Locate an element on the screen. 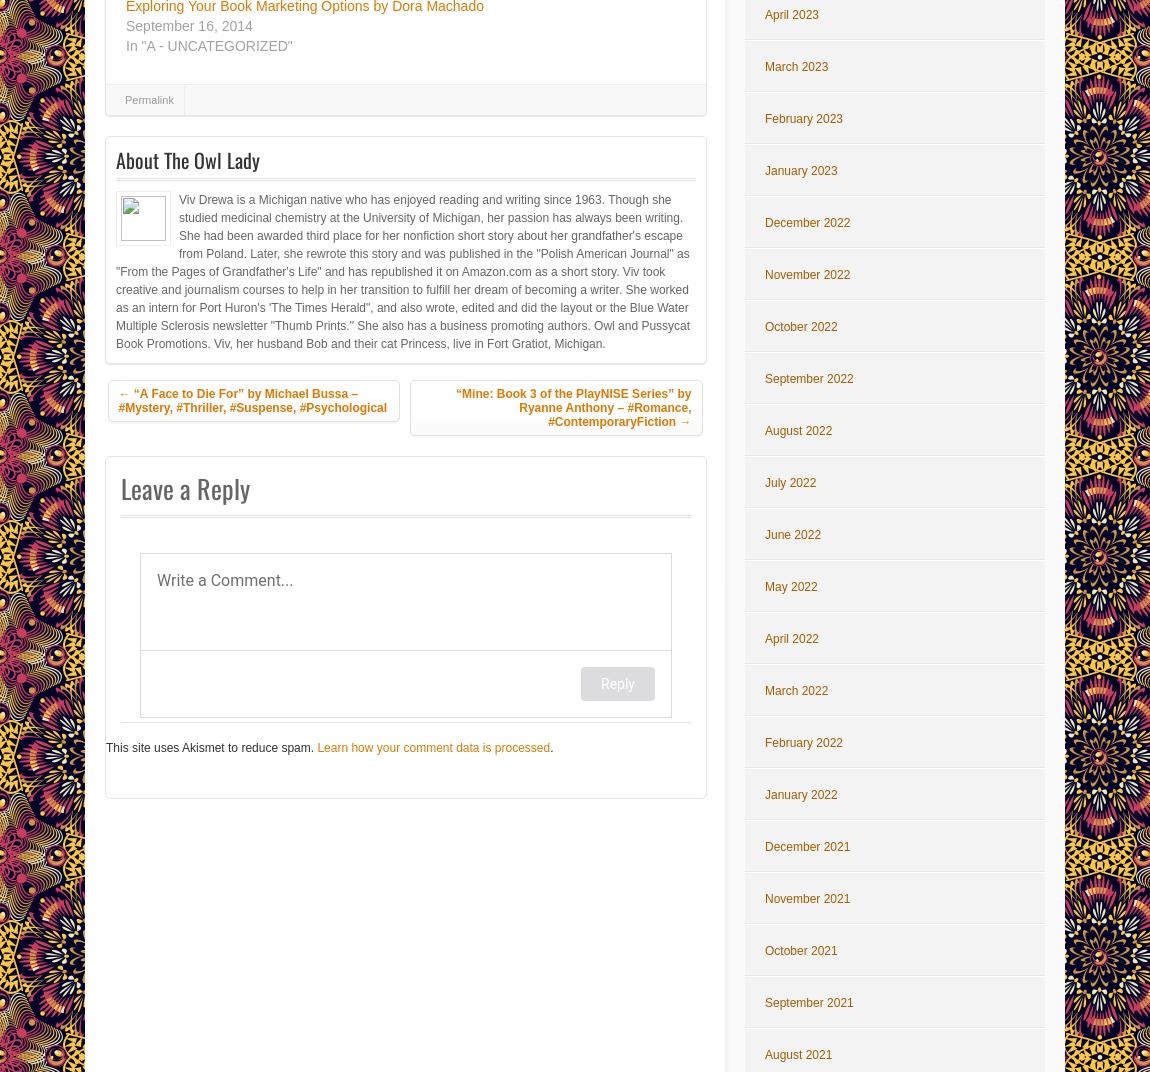  'Permalink' is located at coordinates (124, 99).